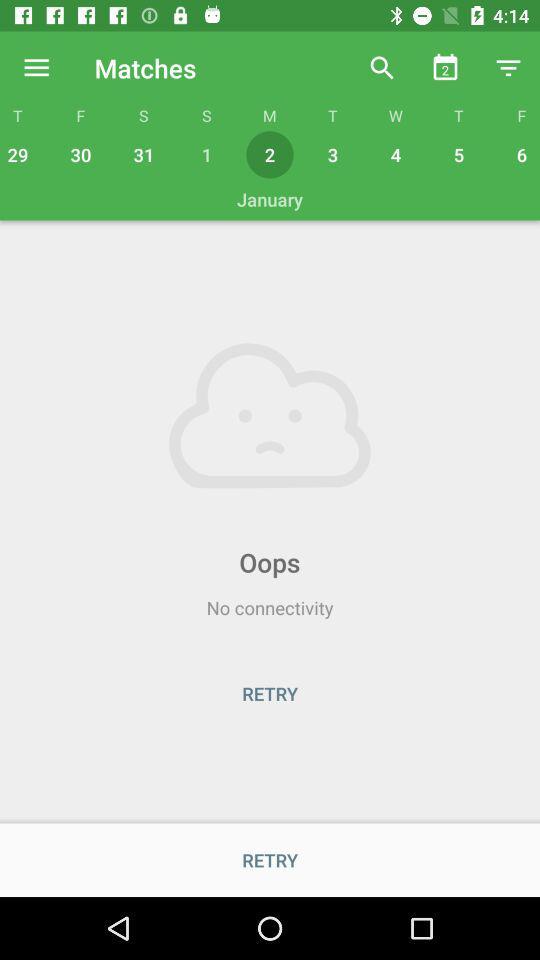 This screenshot has height=960, width=540. What do you see at coordinates (459, 153) in the screenshot?
I see `icon to the right of the 4` at bounding box center [459, 153].